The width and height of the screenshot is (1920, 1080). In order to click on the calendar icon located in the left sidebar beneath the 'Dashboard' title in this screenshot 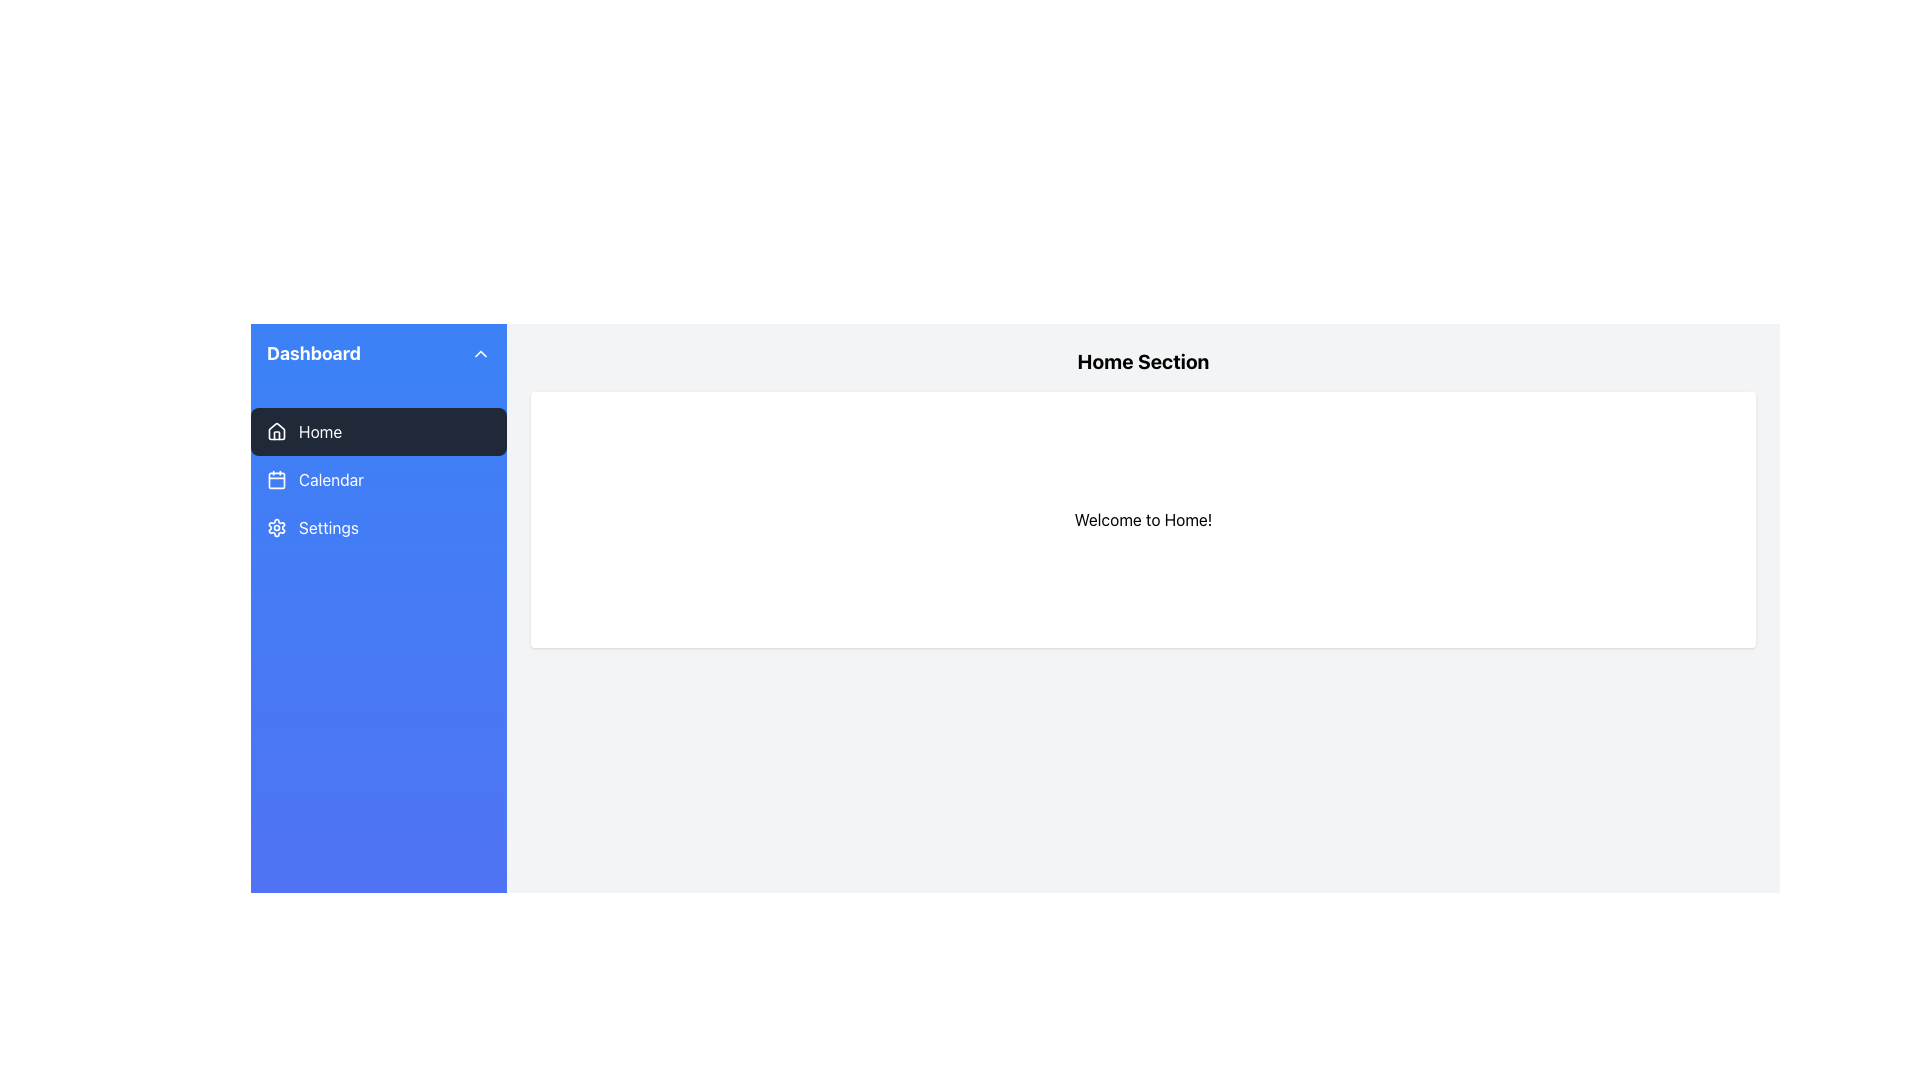, I will do `click(276, 479)`.